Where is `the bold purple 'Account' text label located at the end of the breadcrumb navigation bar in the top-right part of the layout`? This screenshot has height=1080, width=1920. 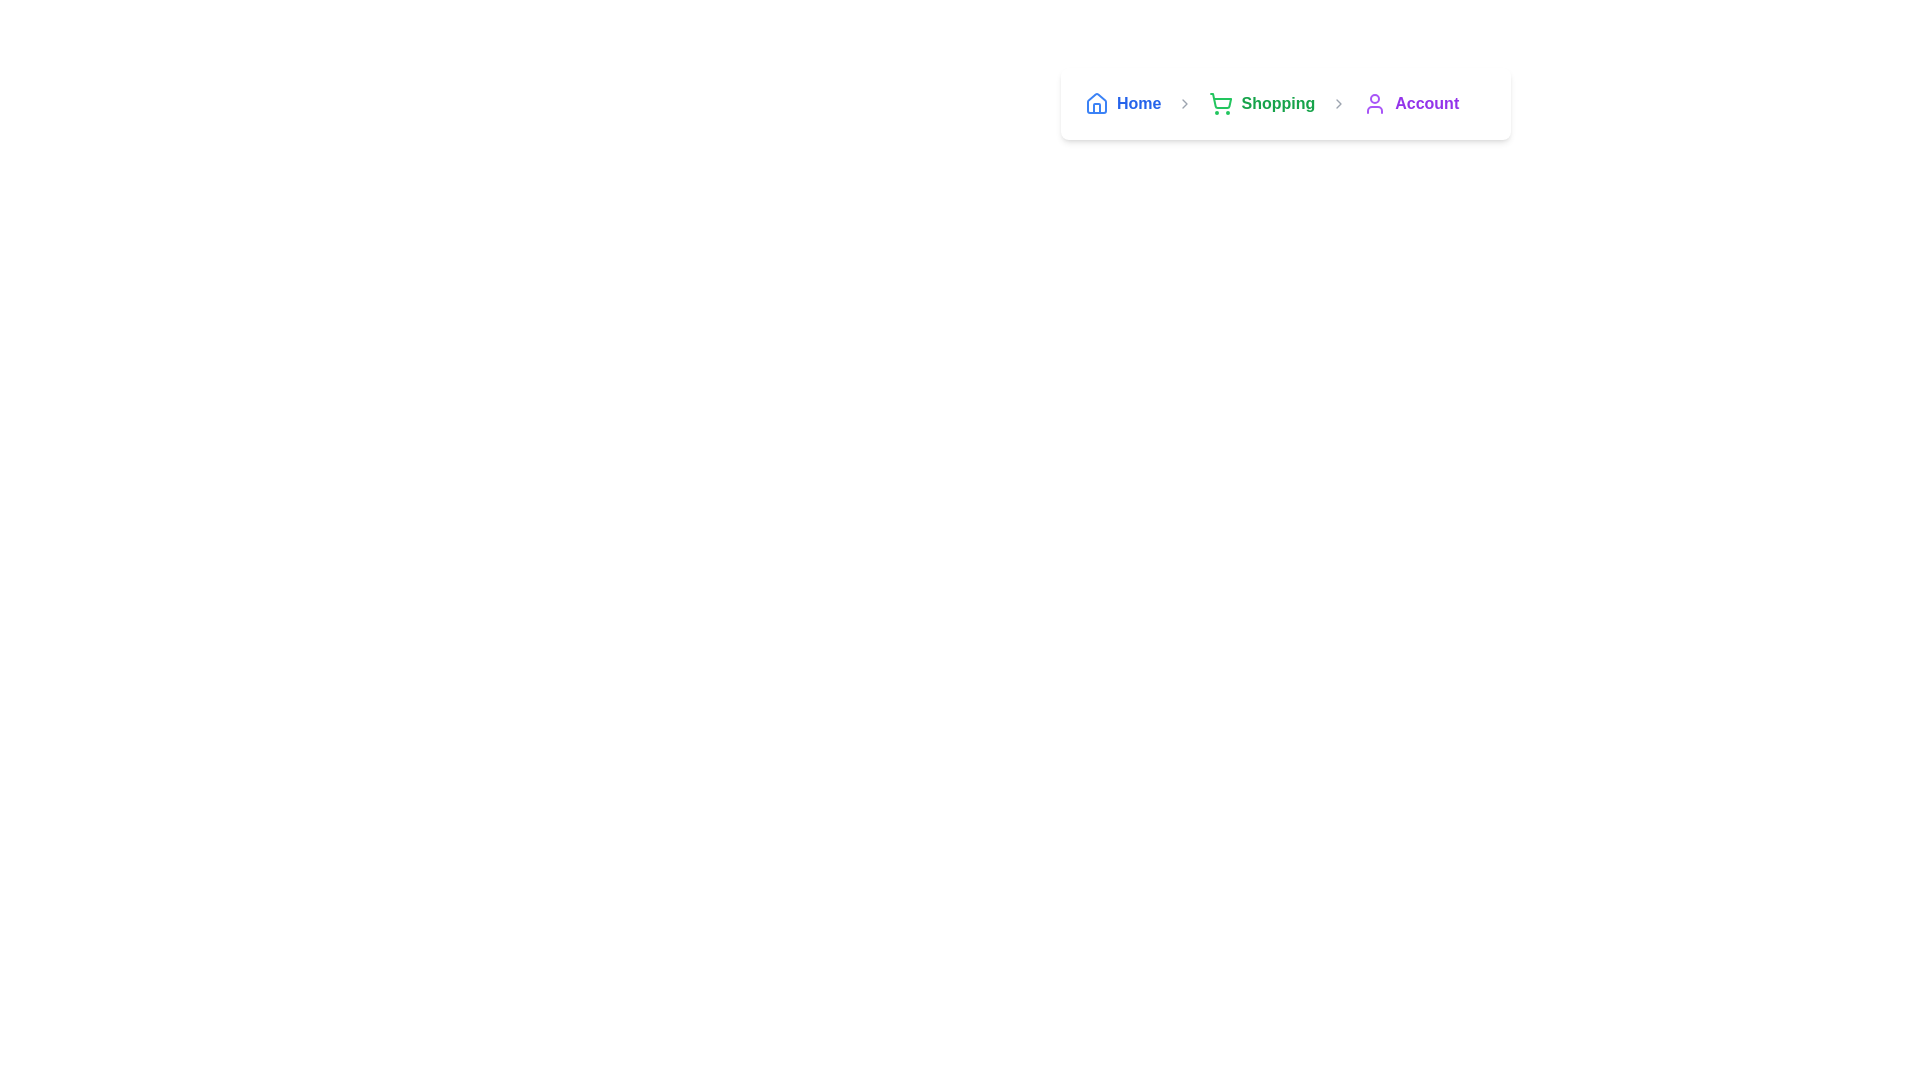 the bold purple 'Account' text label located at the end of the breadcrumb navigation bar in the top-right part of the layout is located at coordinates (1426, 104).